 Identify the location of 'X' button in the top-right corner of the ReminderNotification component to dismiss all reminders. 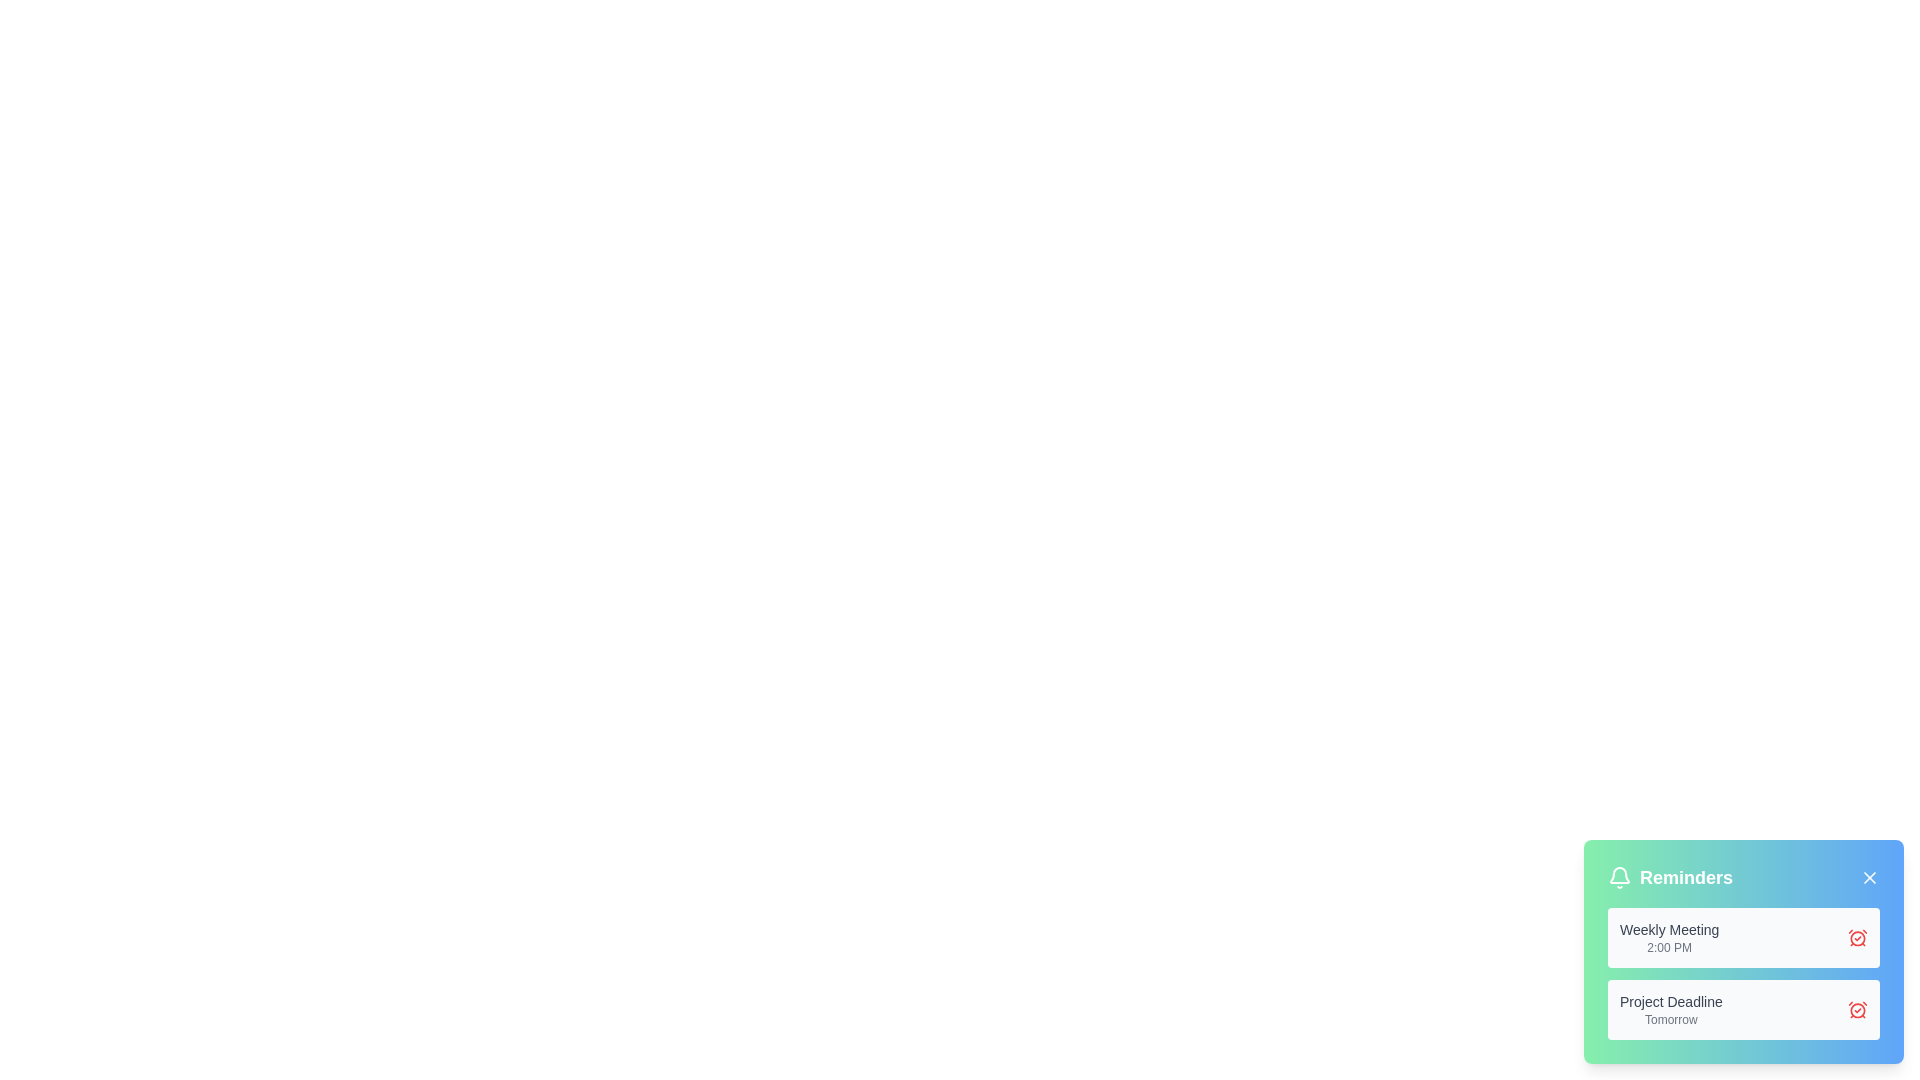
(1869, 877).